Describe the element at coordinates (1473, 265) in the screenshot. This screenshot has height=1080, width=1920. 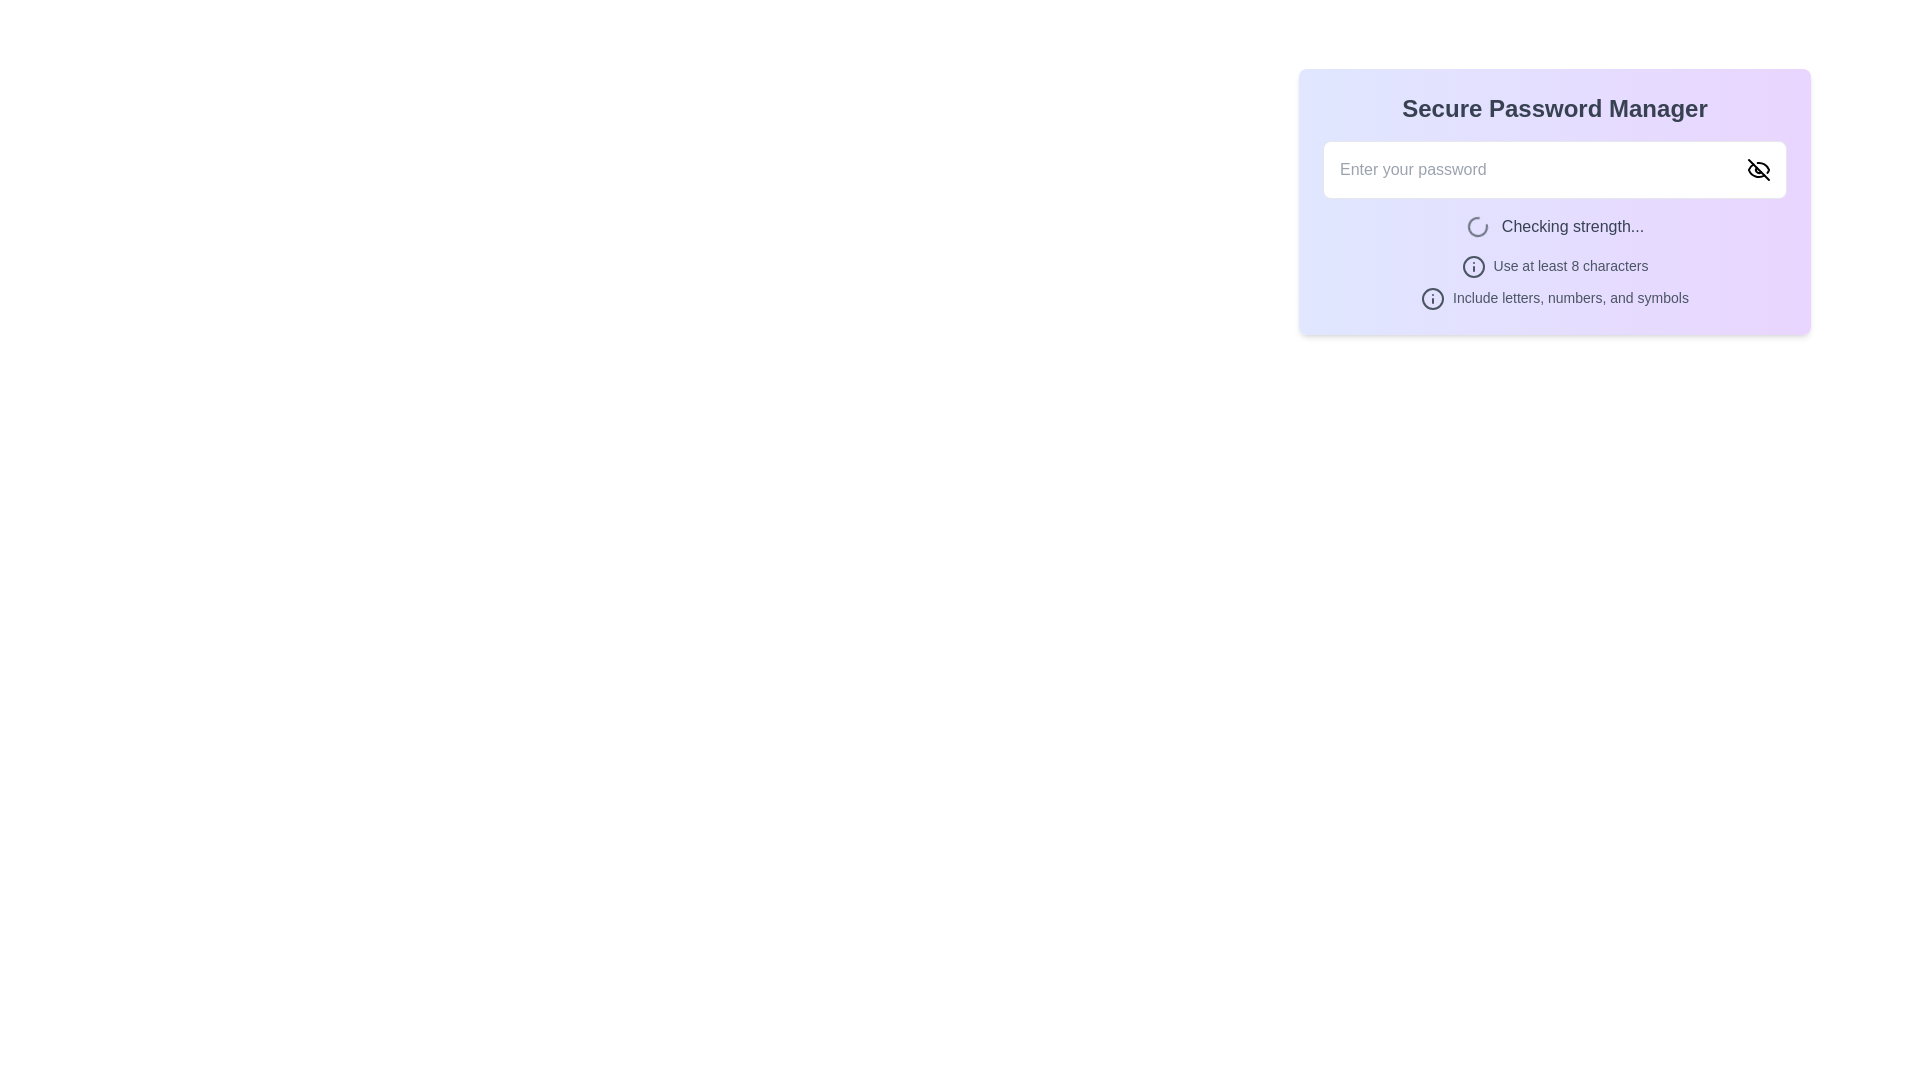
I see `the information icon located to the left of the 'Use at least 8 characters' text area` at that location.